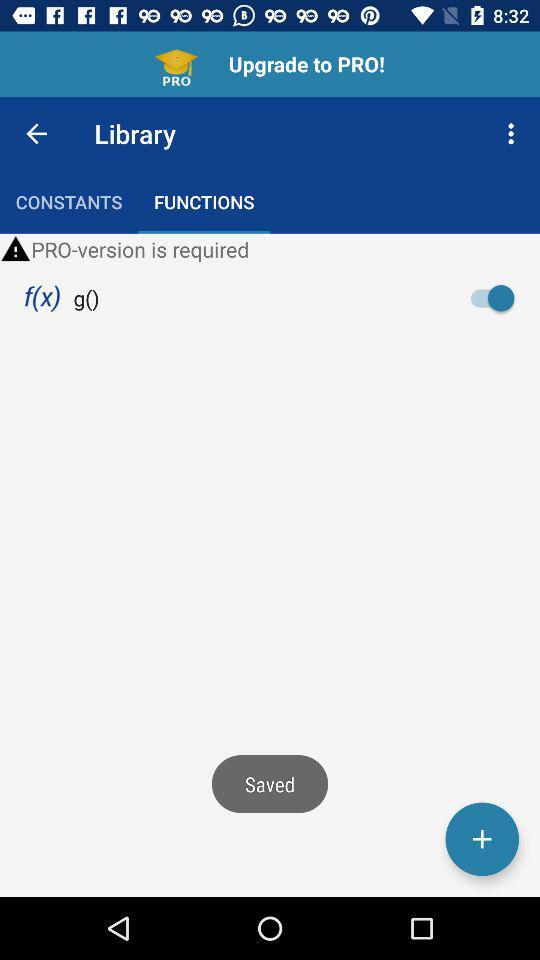  I want to click on the icon above constants, so click(36, 132).